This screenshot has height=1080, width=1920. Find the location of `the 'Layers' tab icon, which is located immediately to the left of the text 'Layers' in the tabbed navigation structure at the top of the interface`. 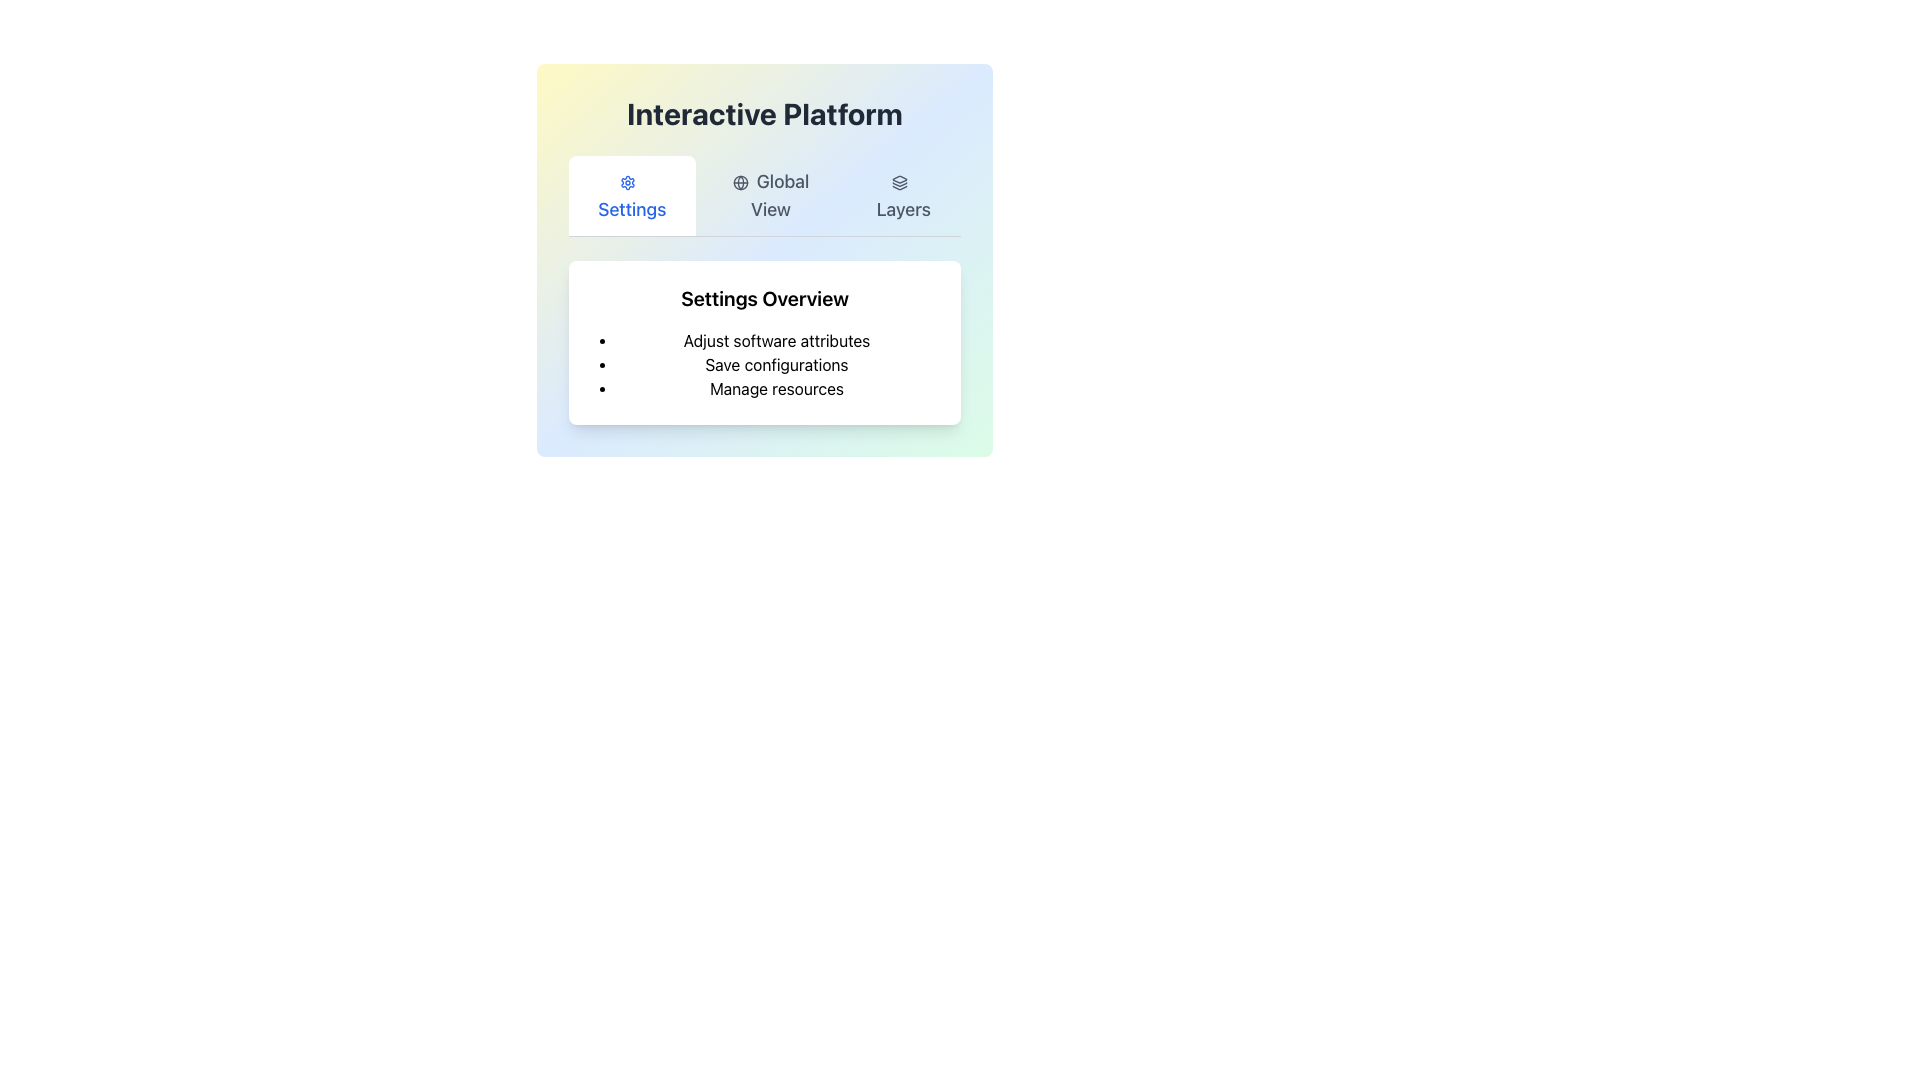

the 'Layers' tab icon, which is located immediately to the left of the text 'Layers' in the tabbed navigation structure at the top of the interface is located at coordinates (898, 183).